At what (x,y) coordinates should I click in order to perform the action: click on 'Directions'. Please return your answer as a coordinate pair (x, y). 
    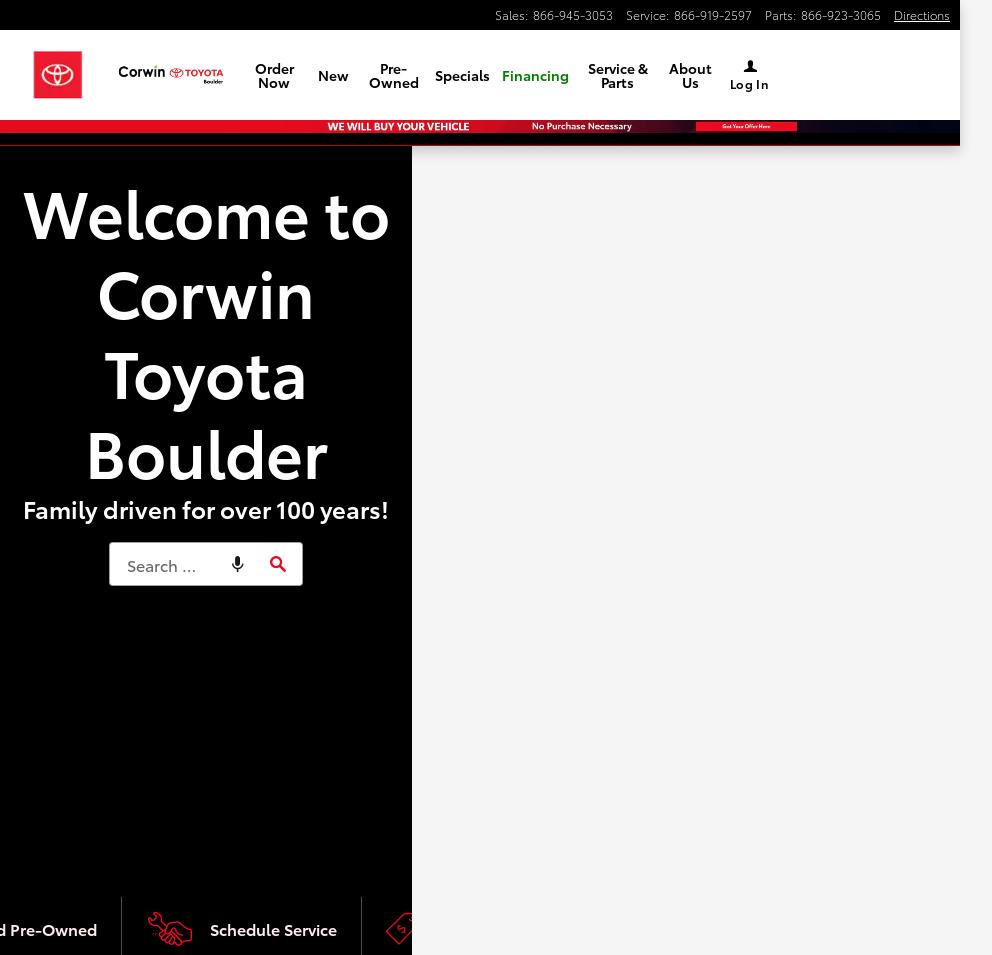
    Looking at the image, I should click on (920, 13).